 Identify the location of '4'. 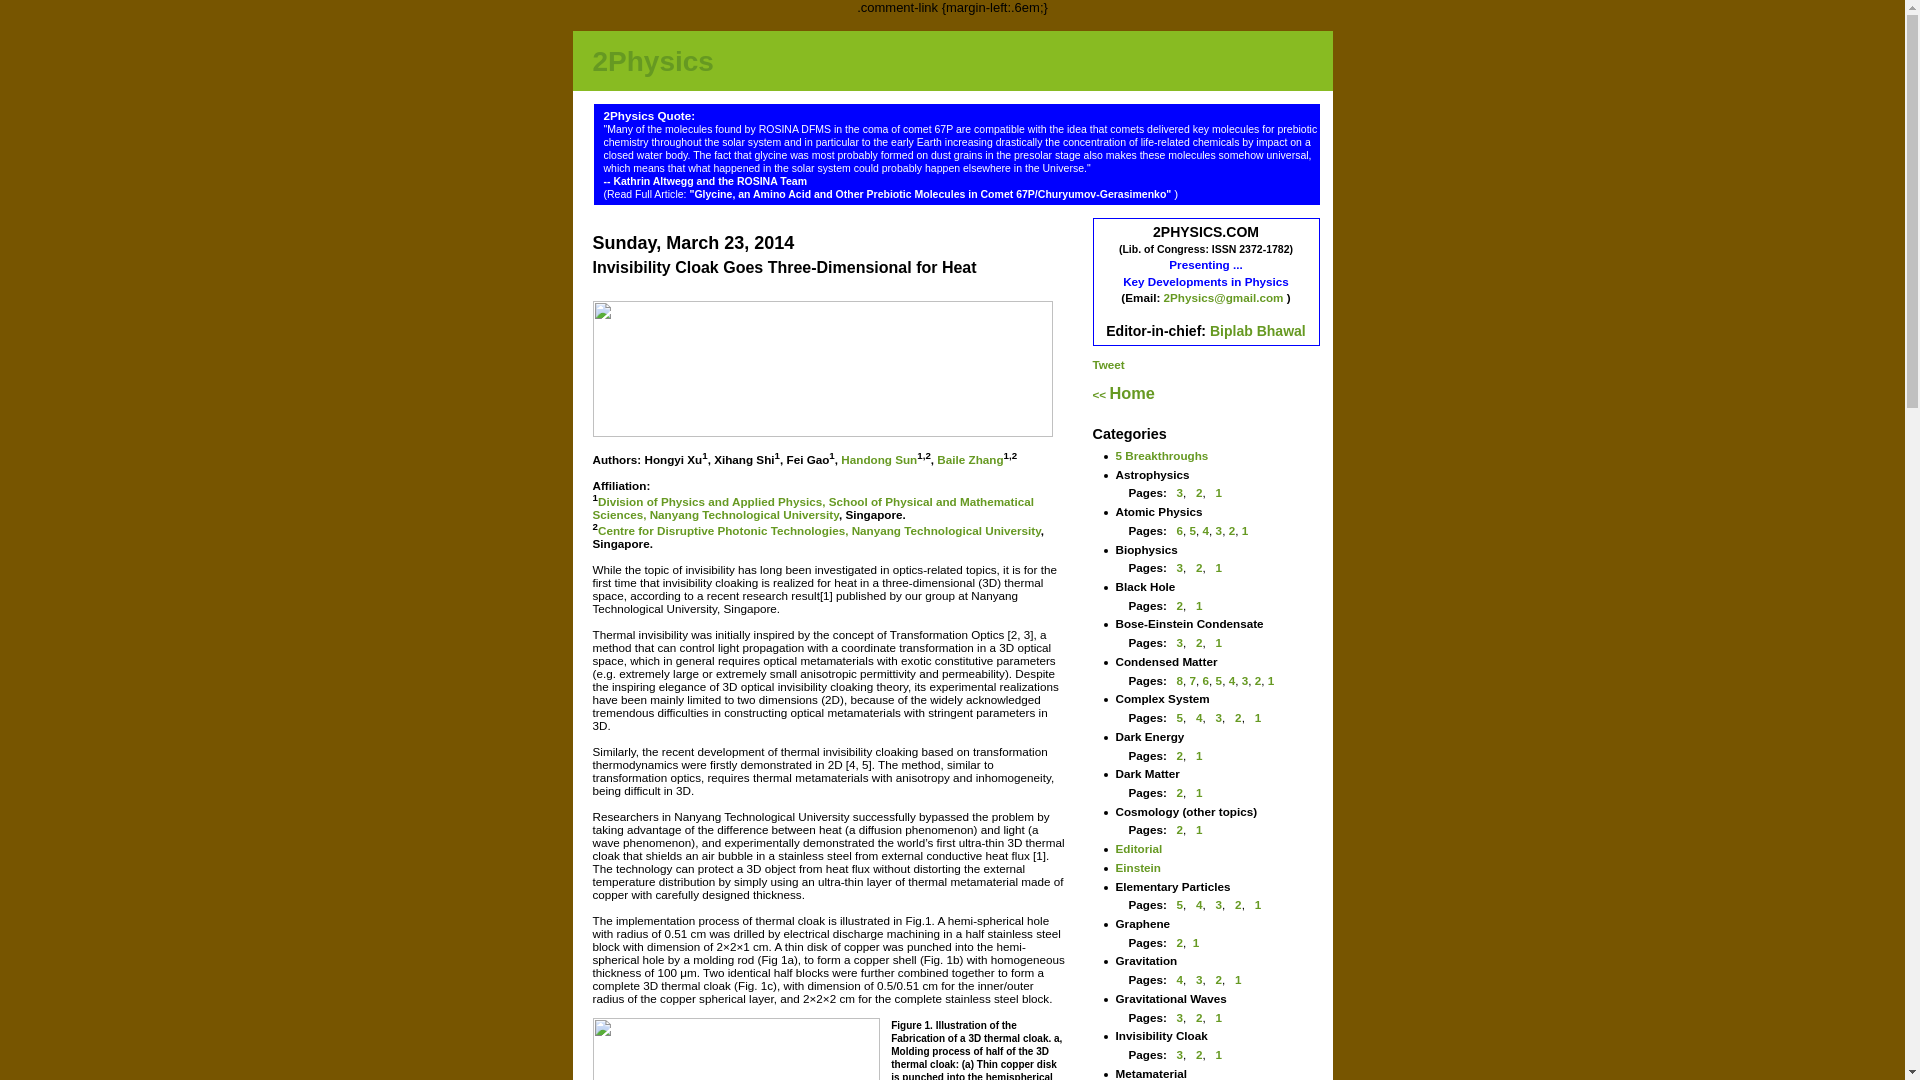
(1202, 529).